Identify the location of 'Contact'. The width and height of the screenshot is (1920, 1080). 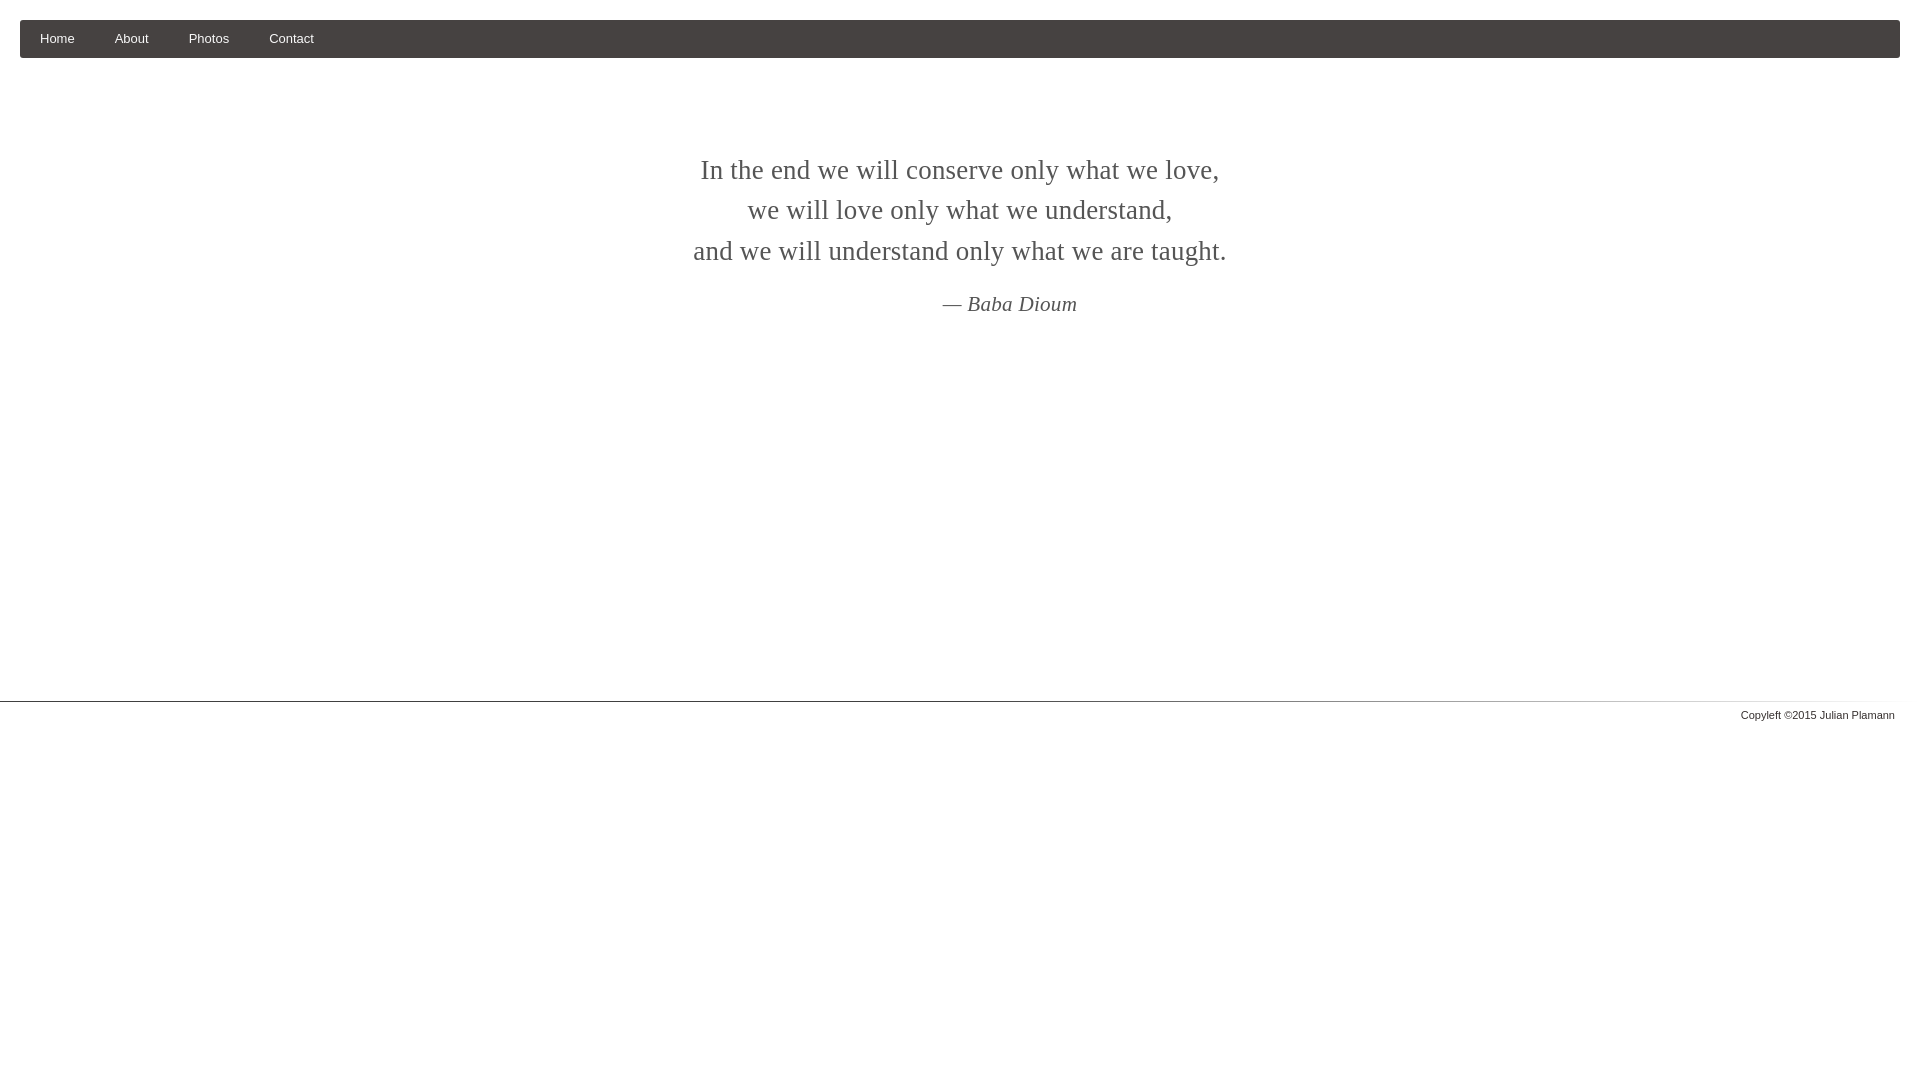
(290, 38).